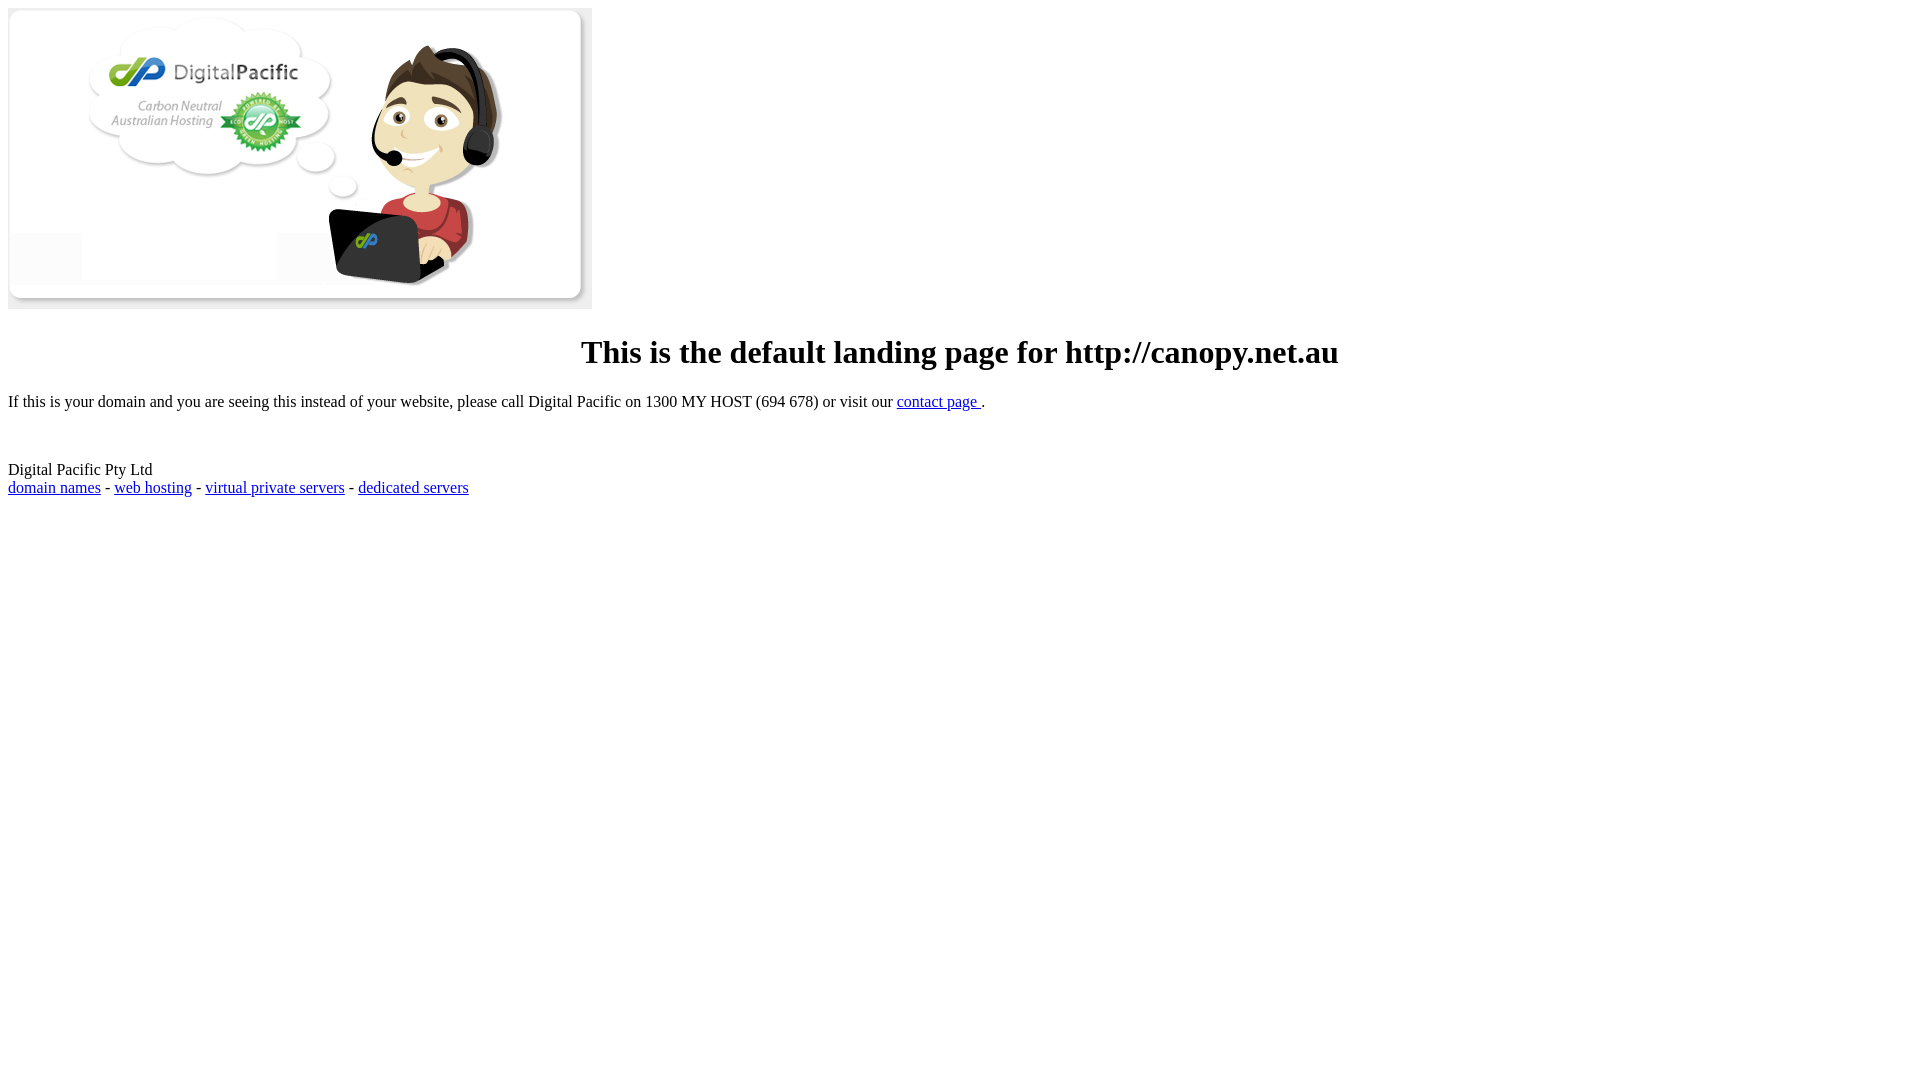 The image size is (1920, 1080). Describe the element at coordinates (938, 401) in the screenshot. I see `'contact page'` at that location.